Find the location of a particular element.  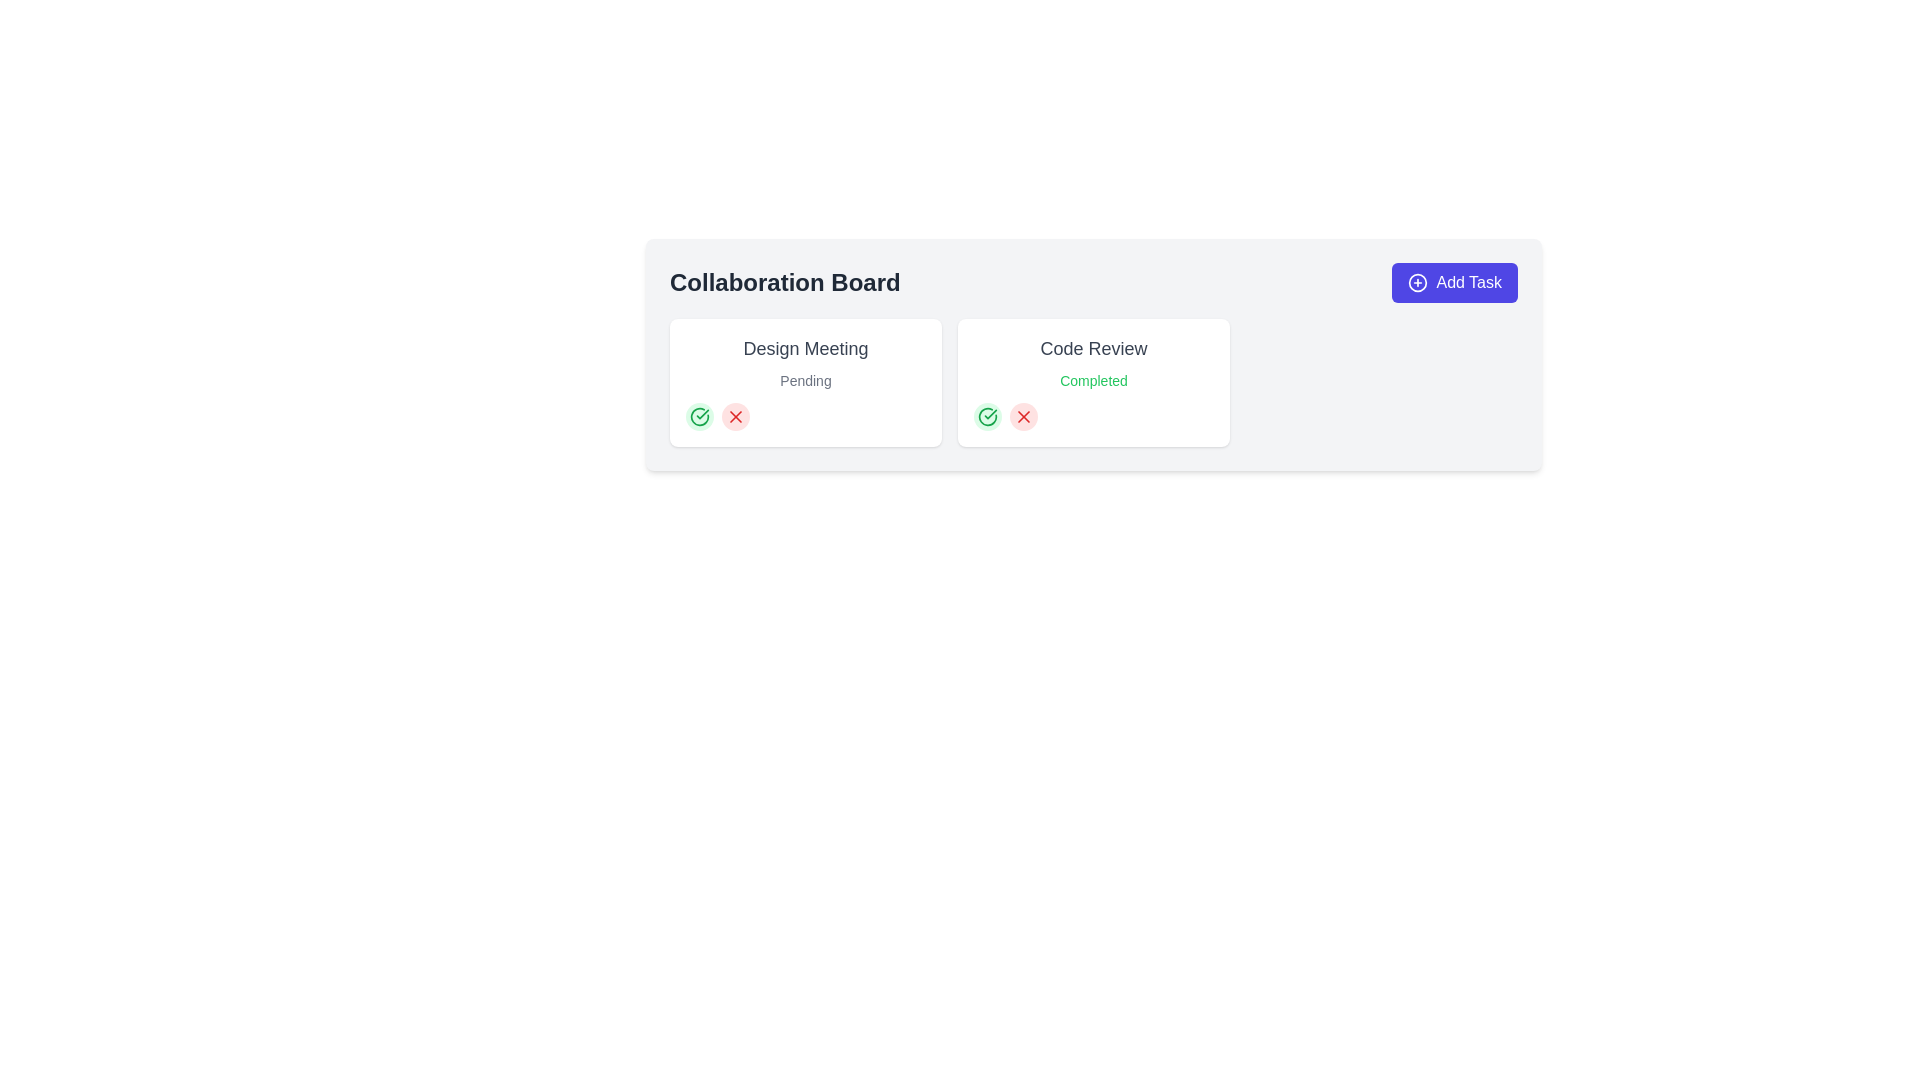

the circular outline icon with a plus sign at its center, which serves as a visual indicator within the 'Add Task' button located at the top-right corner of the interface is located at coordinates (1417, 282).